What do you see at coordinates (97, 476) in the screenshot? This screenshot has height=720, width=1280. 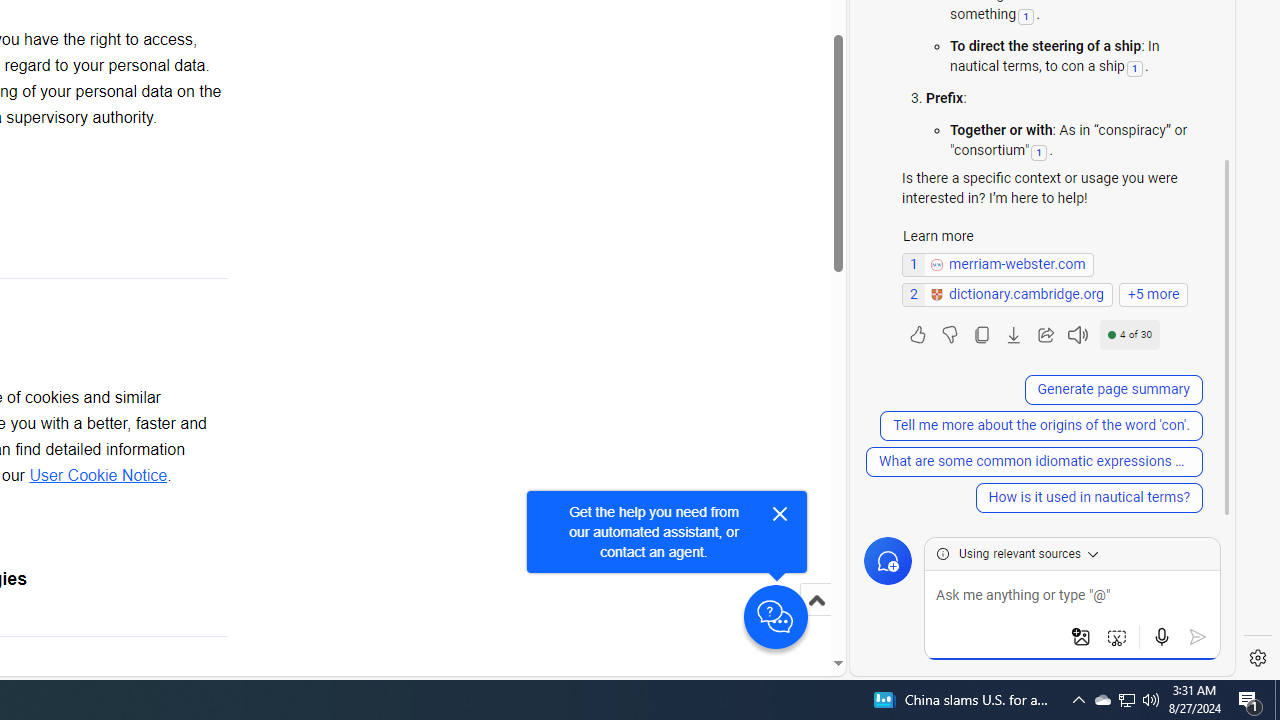 I see `'User Cookie Notice'` at bounding box center [97, 476].